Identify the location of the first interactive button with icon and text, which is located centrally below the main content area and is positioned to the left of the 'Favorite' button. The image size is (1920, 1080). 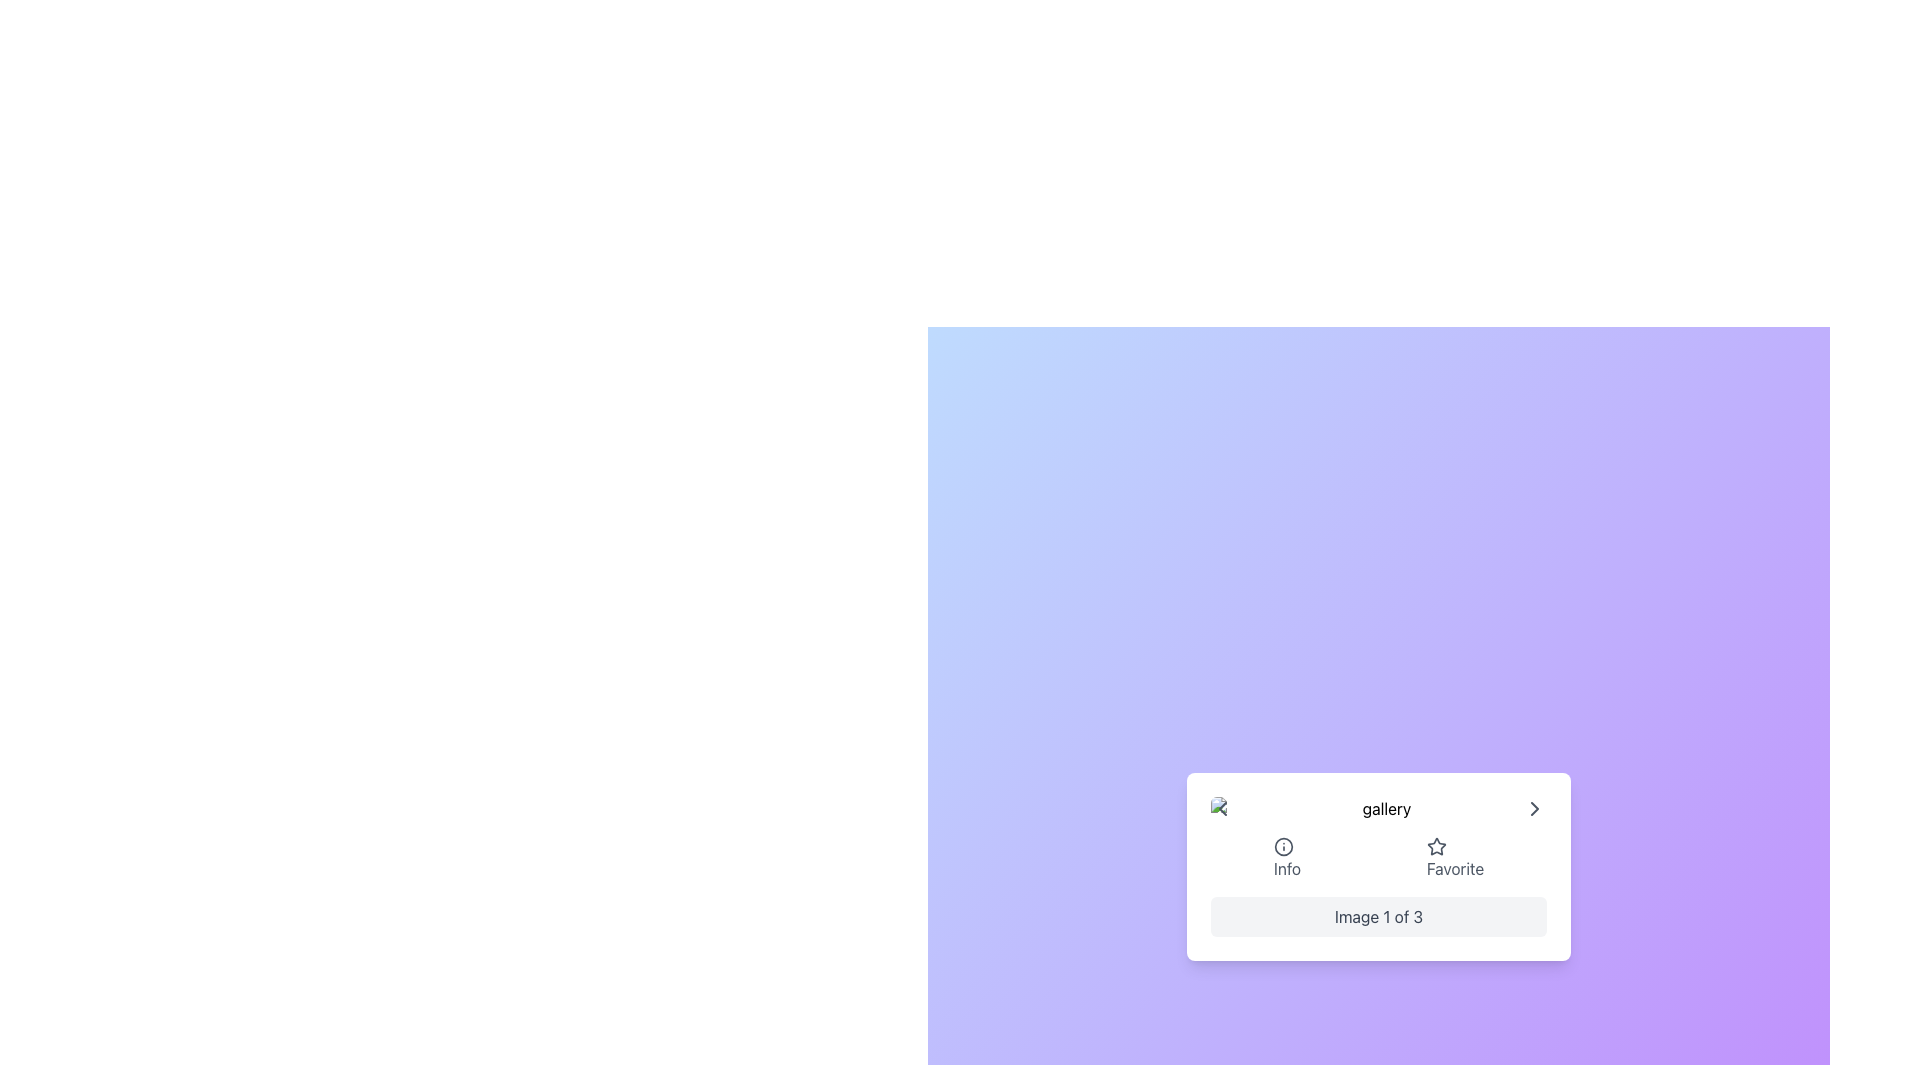
(1287, 858).